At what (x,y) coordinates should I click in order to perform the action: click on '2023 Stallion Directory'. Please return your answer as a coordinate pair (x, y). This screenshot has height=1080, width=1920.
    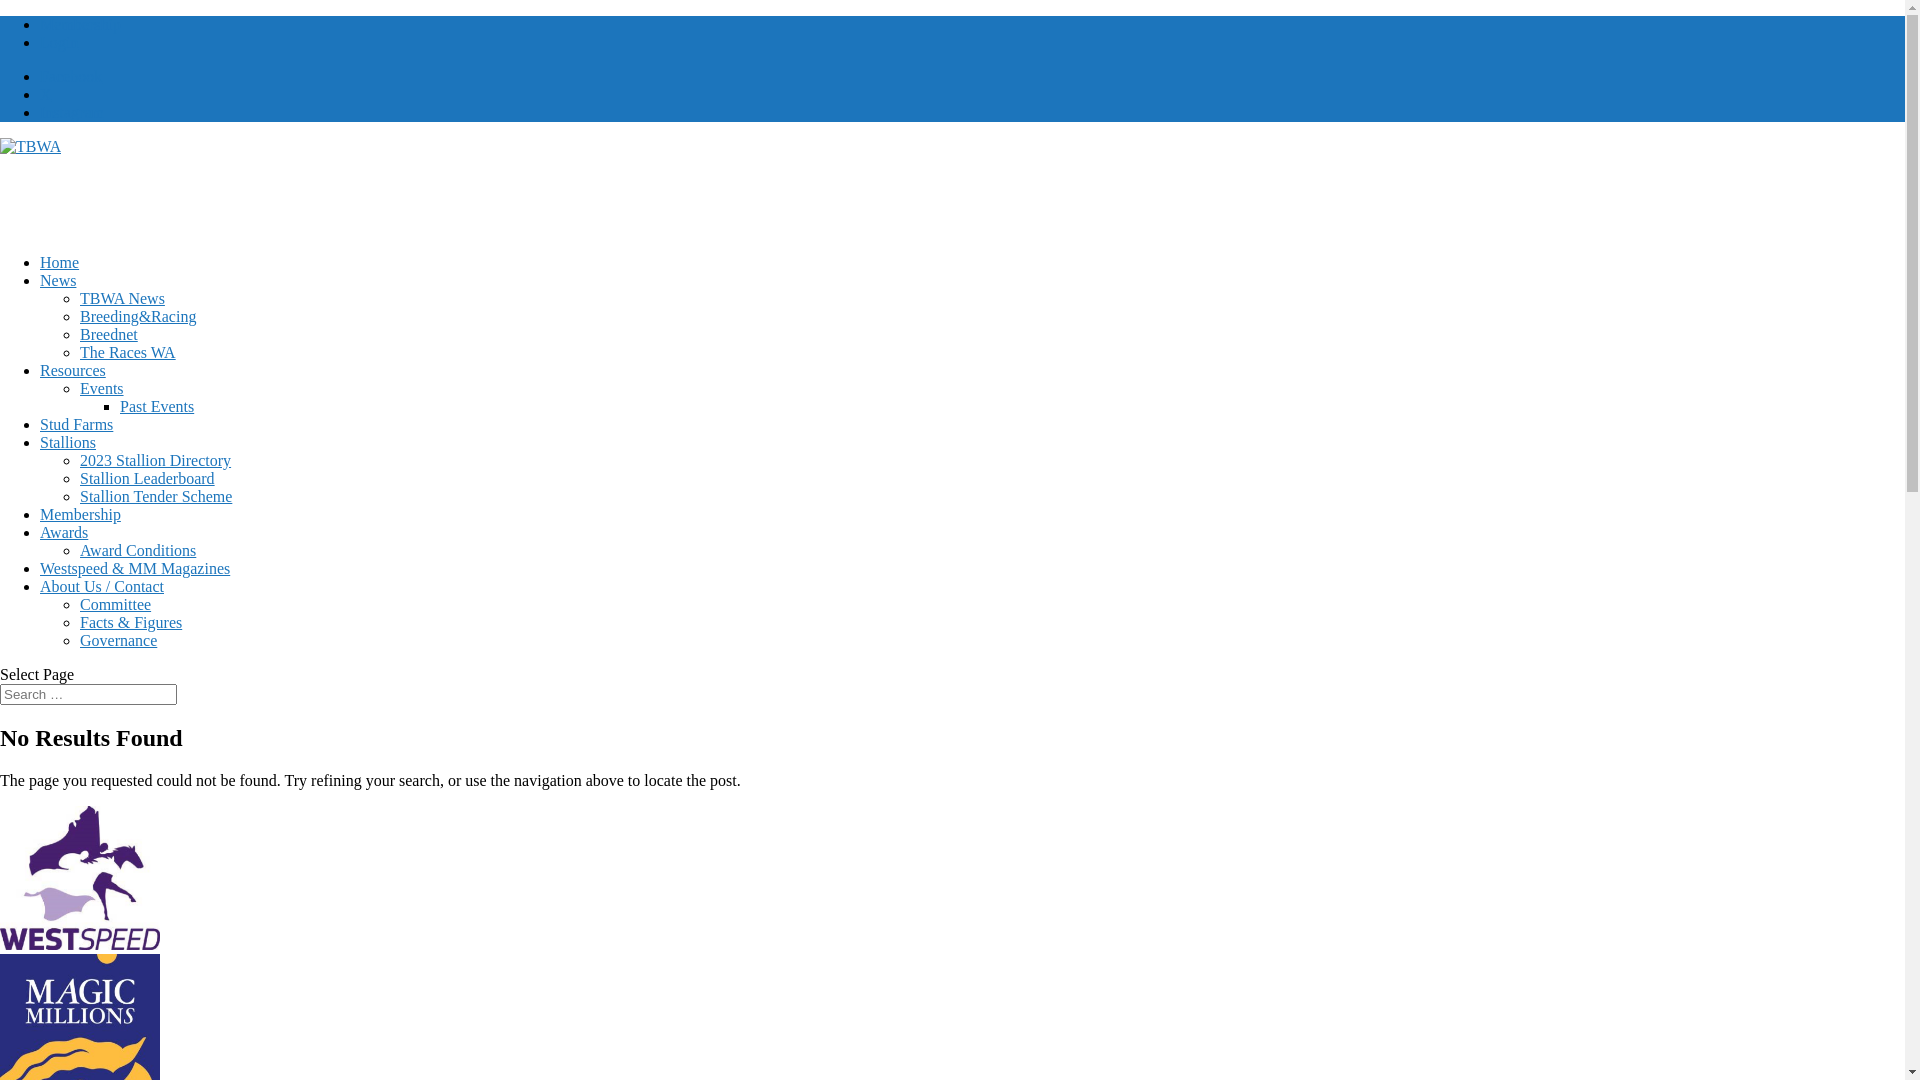
    Looking at the image, I should click on (154, 460).